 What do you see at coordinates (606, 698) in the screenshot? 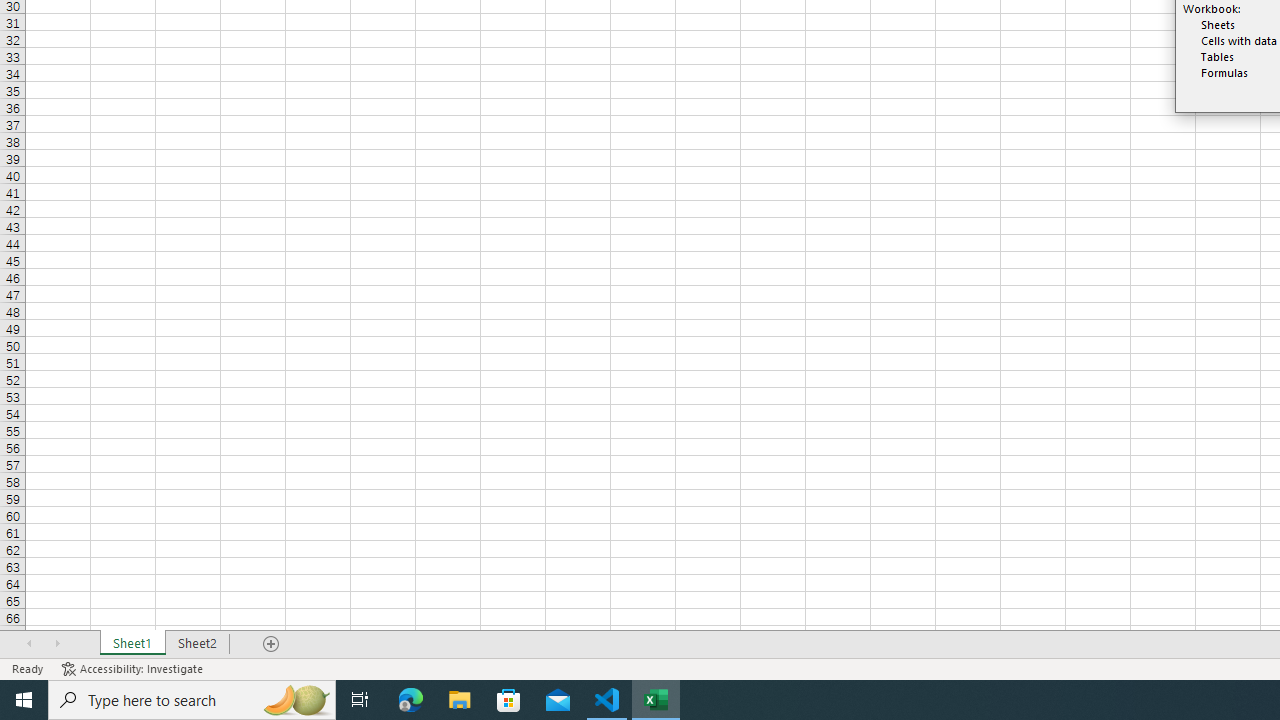
I see `'Visual Studio Code - 1 running window'` at bounding box center [606, 698].